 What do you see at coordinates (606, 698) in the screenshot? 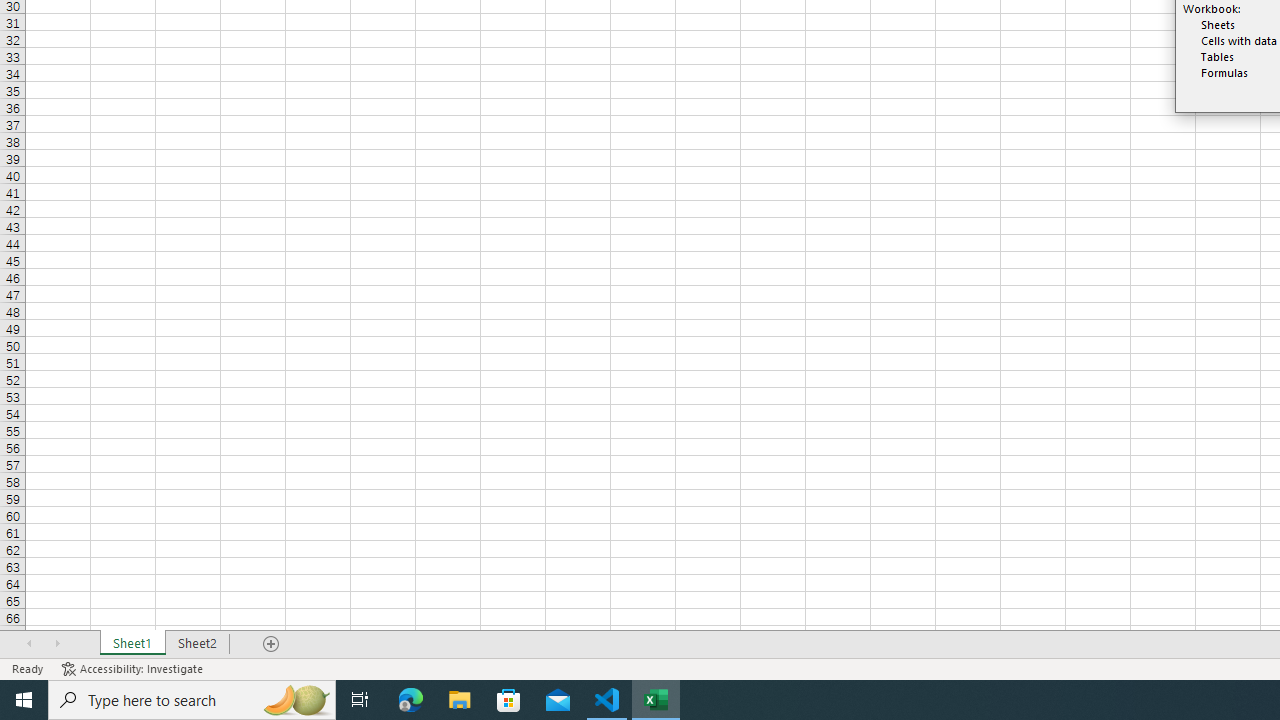
I see `'Visual Studio Code - 1 running window'` at bounding box center [606, 698].